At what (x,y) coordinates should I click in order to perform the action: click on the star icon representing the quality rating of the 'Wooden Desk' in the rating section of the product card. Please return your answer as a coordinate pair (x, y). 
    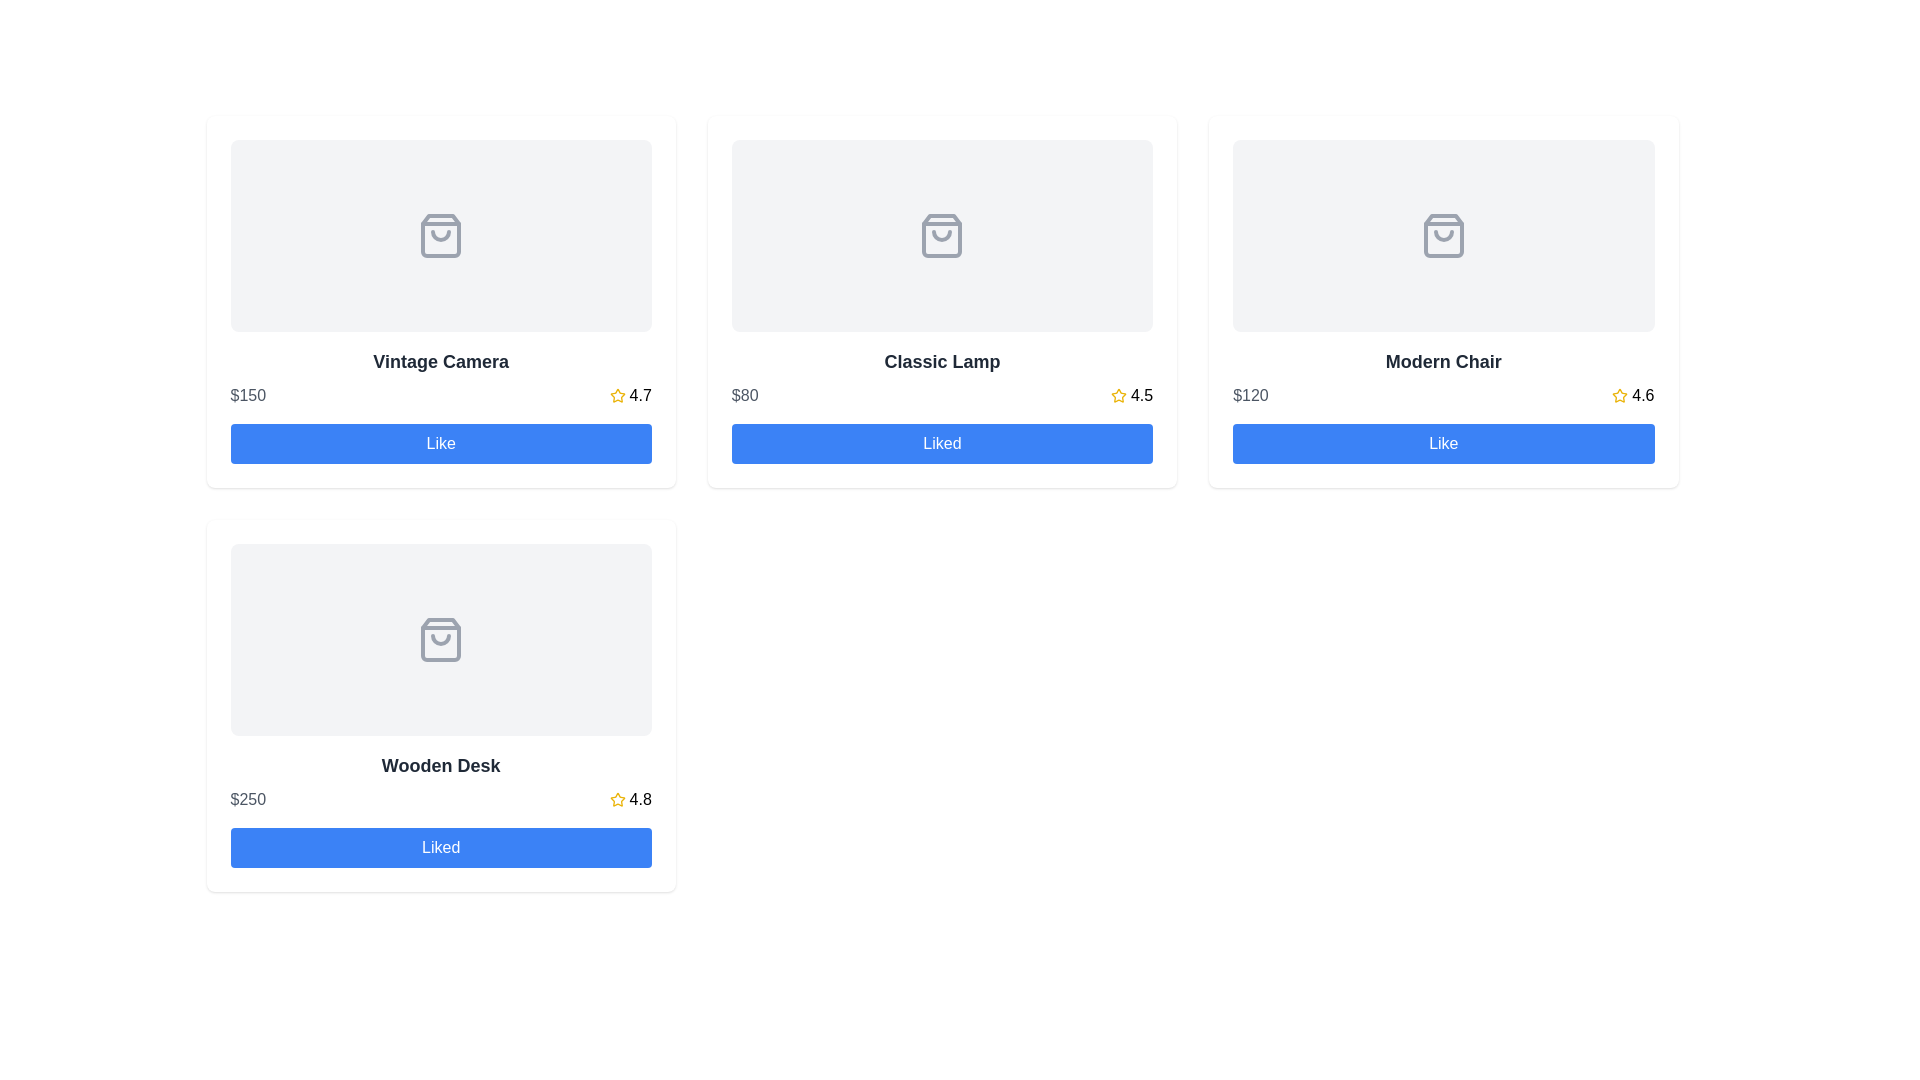
    Looking at the image, I should click on (616, 798).